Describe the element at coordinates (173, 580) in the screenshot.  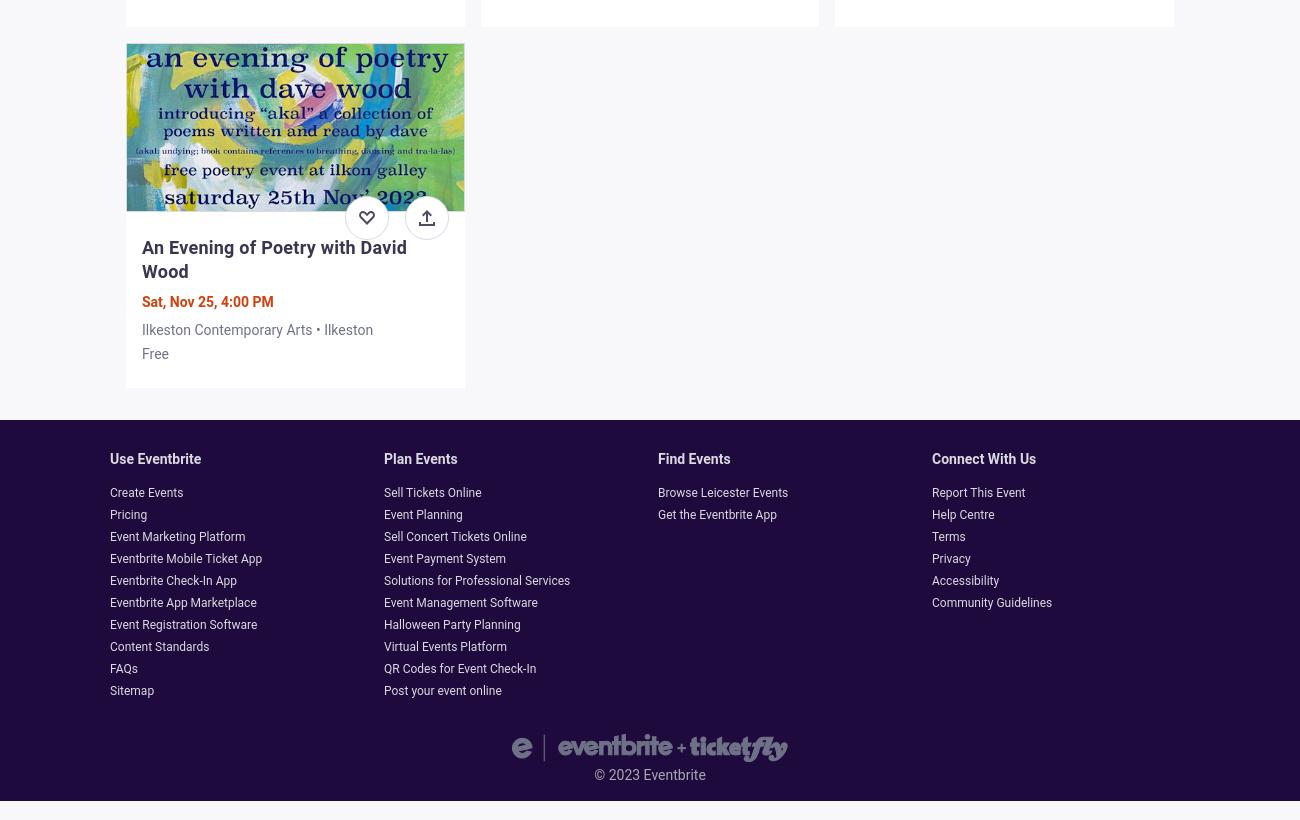
I see `'Eventbrite Check-In App'` at that location.